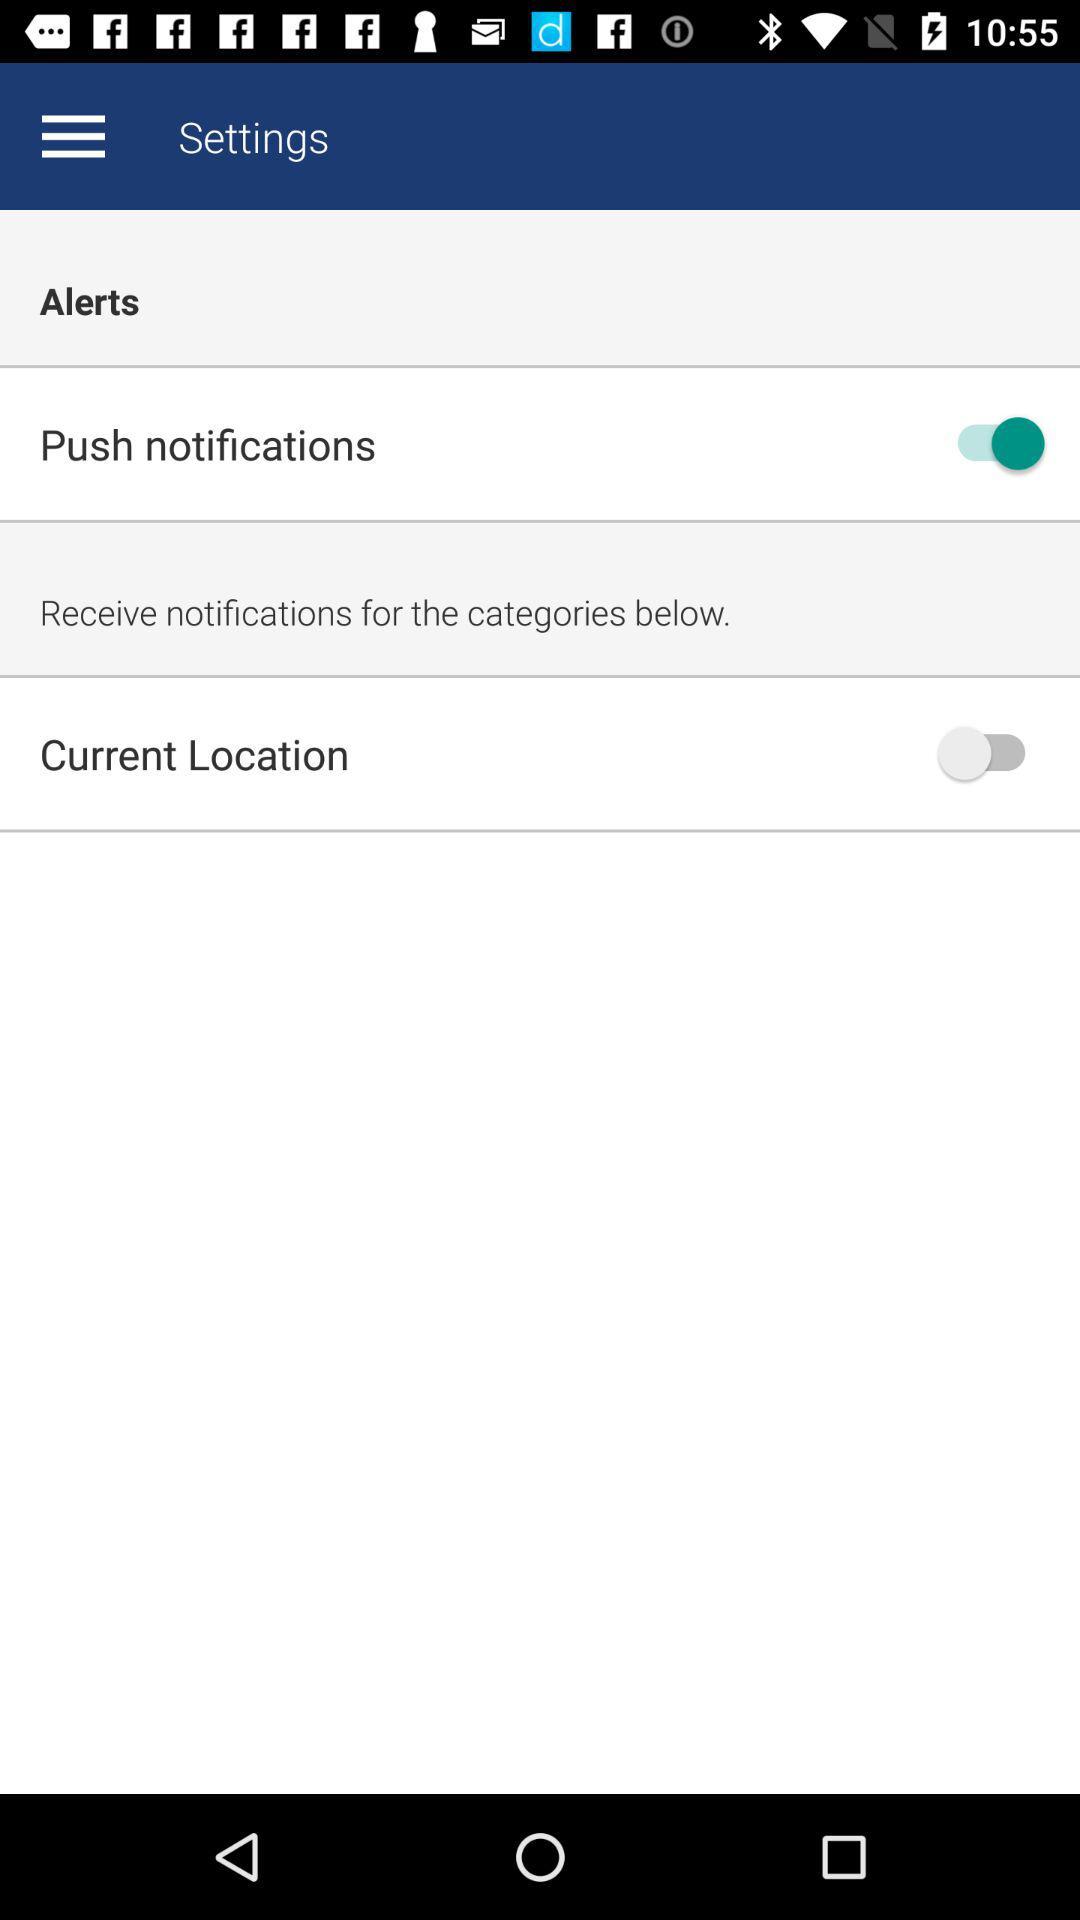  I want to click on settings, so click(72, 135).